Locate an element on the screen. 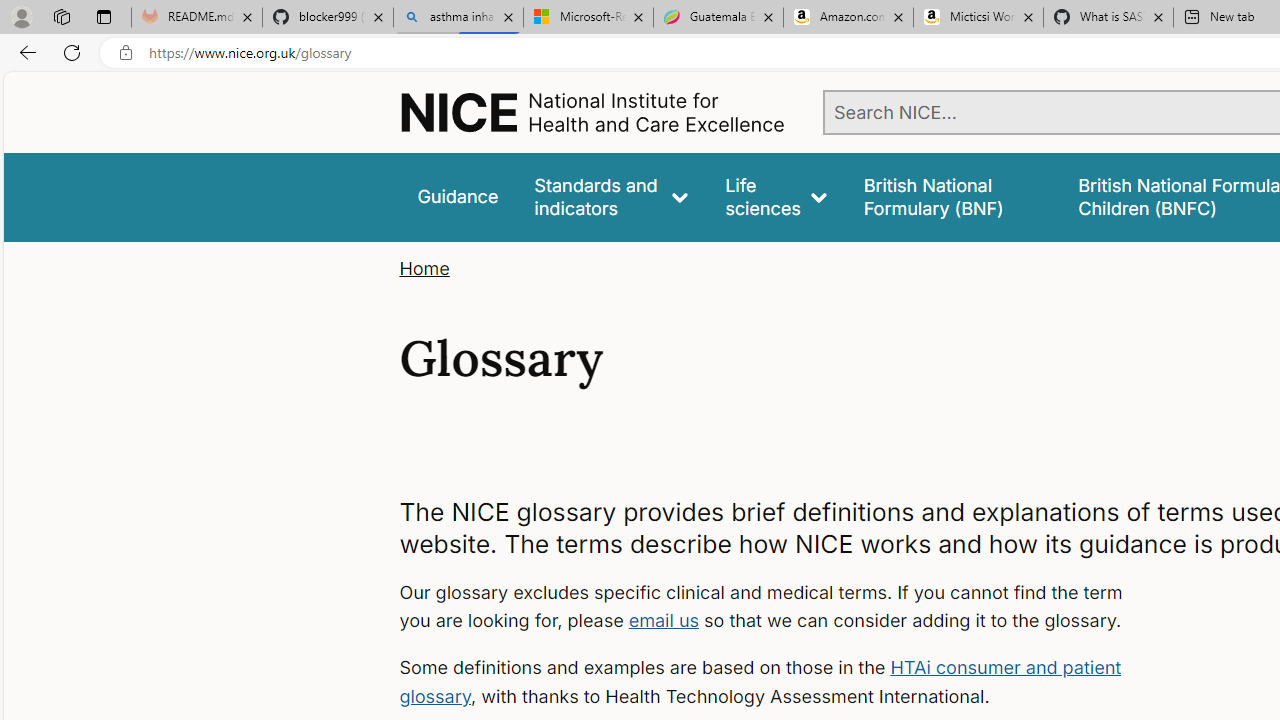 The image size is (1280, 720). 'false' is located at coordinates (951, 197).